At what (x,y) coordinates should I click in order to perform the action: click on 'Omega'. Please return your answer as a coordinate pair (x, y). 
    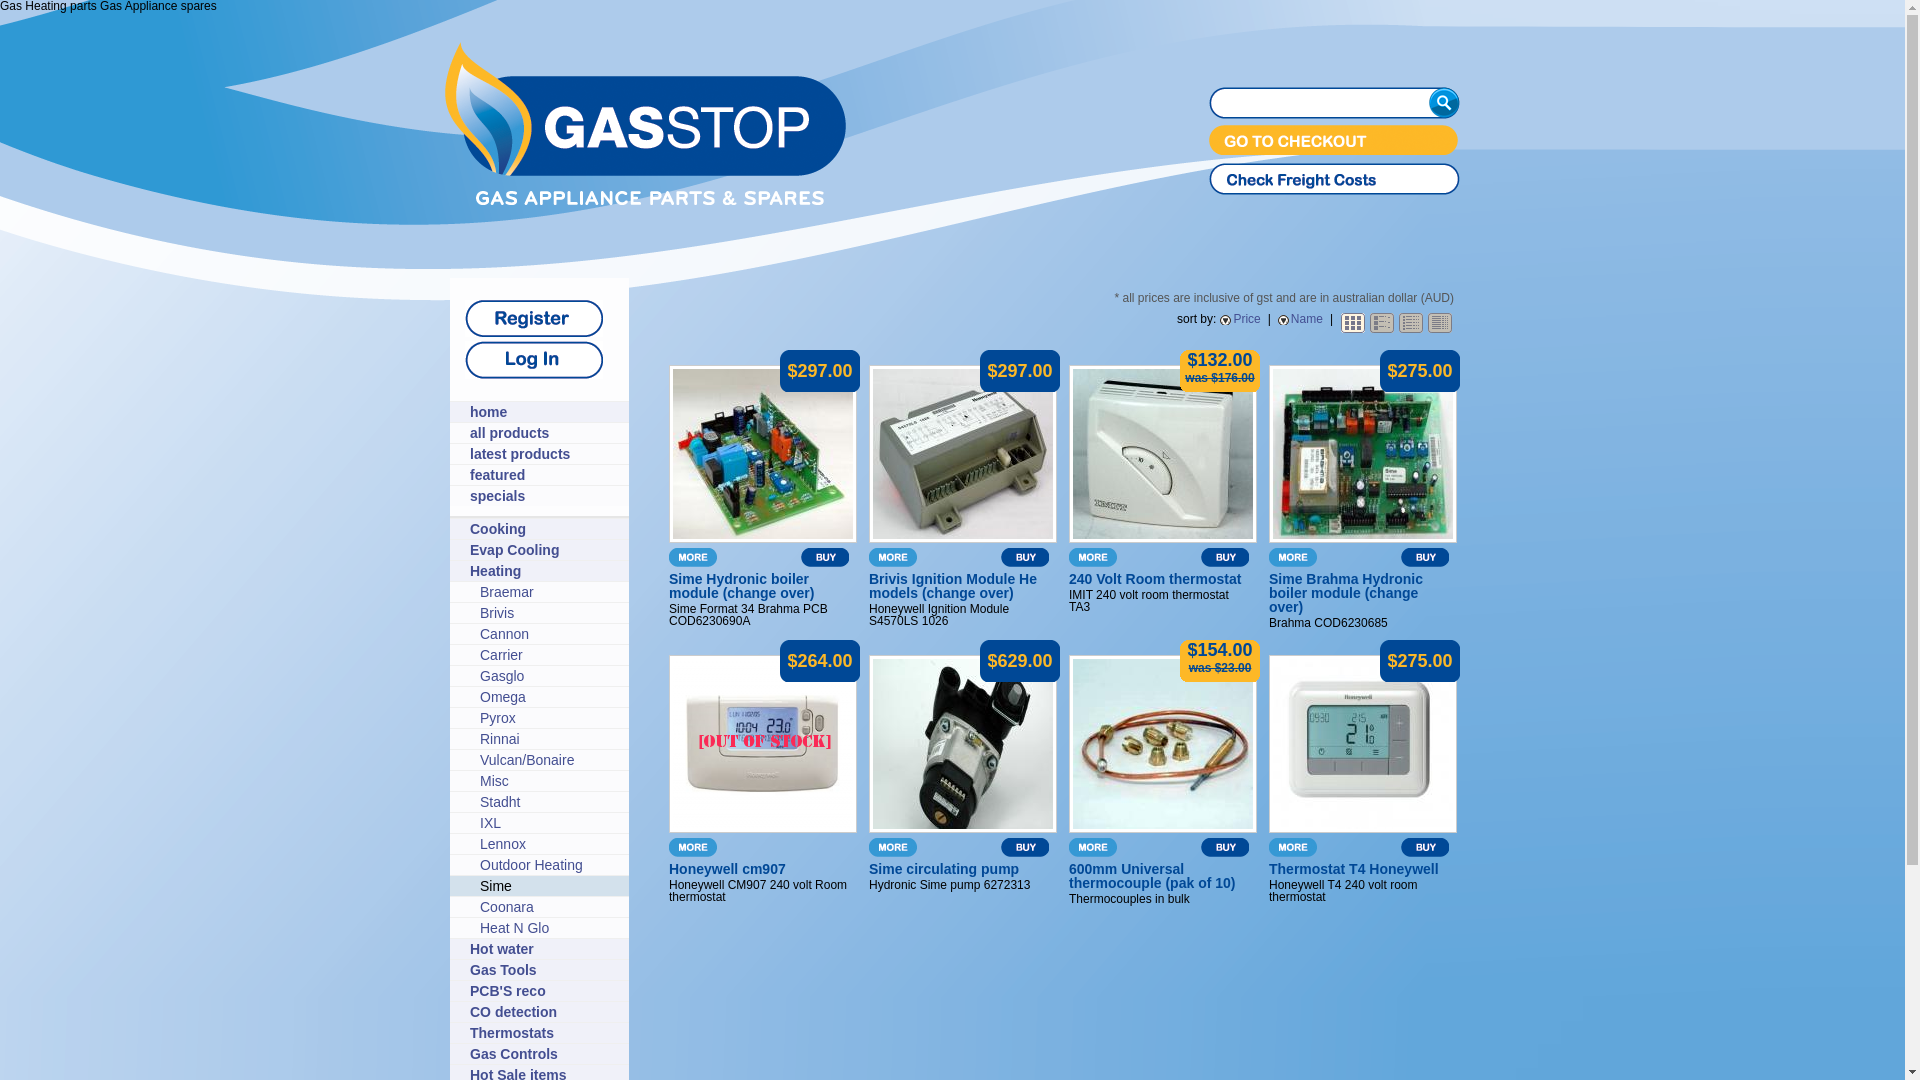
    Looking at the image, I should click on (549, 696).